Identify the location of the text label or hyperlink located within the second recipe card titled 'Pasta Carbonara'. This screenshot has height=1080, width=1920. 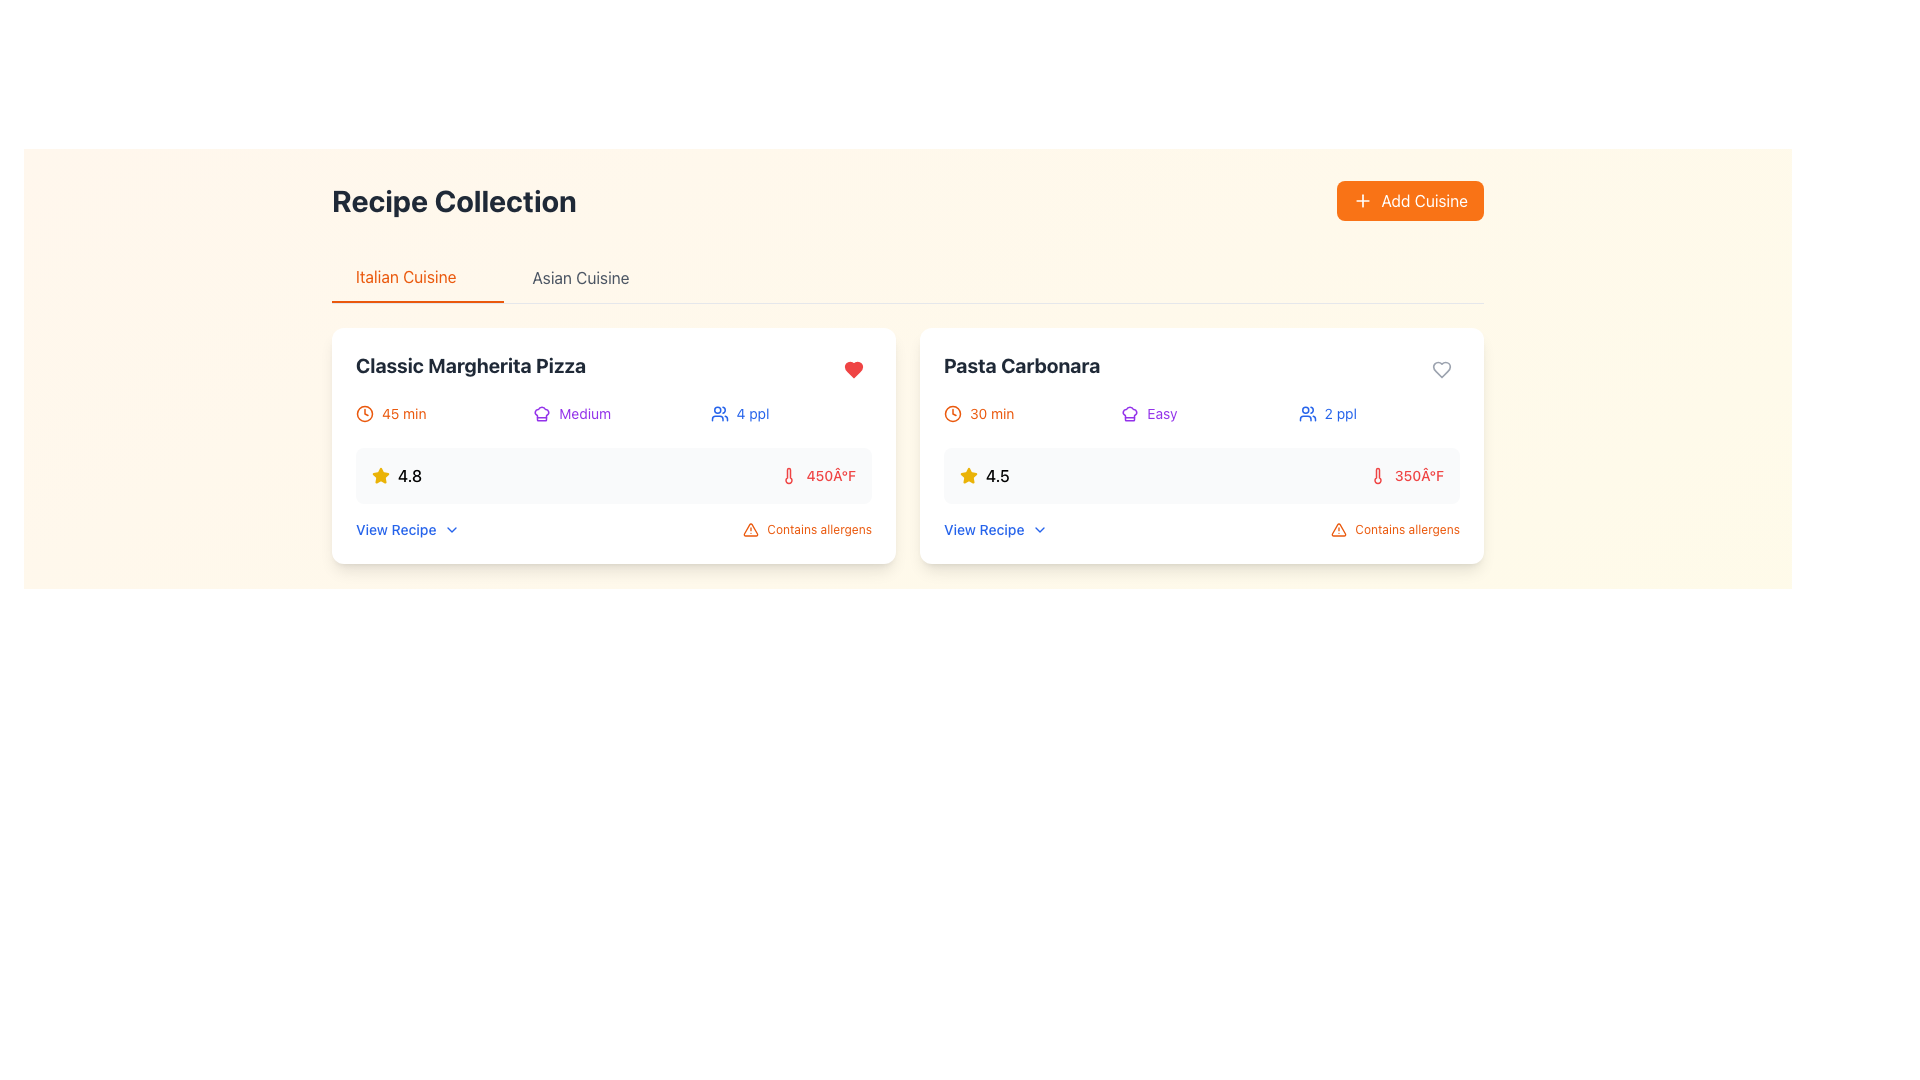
(983, 528).